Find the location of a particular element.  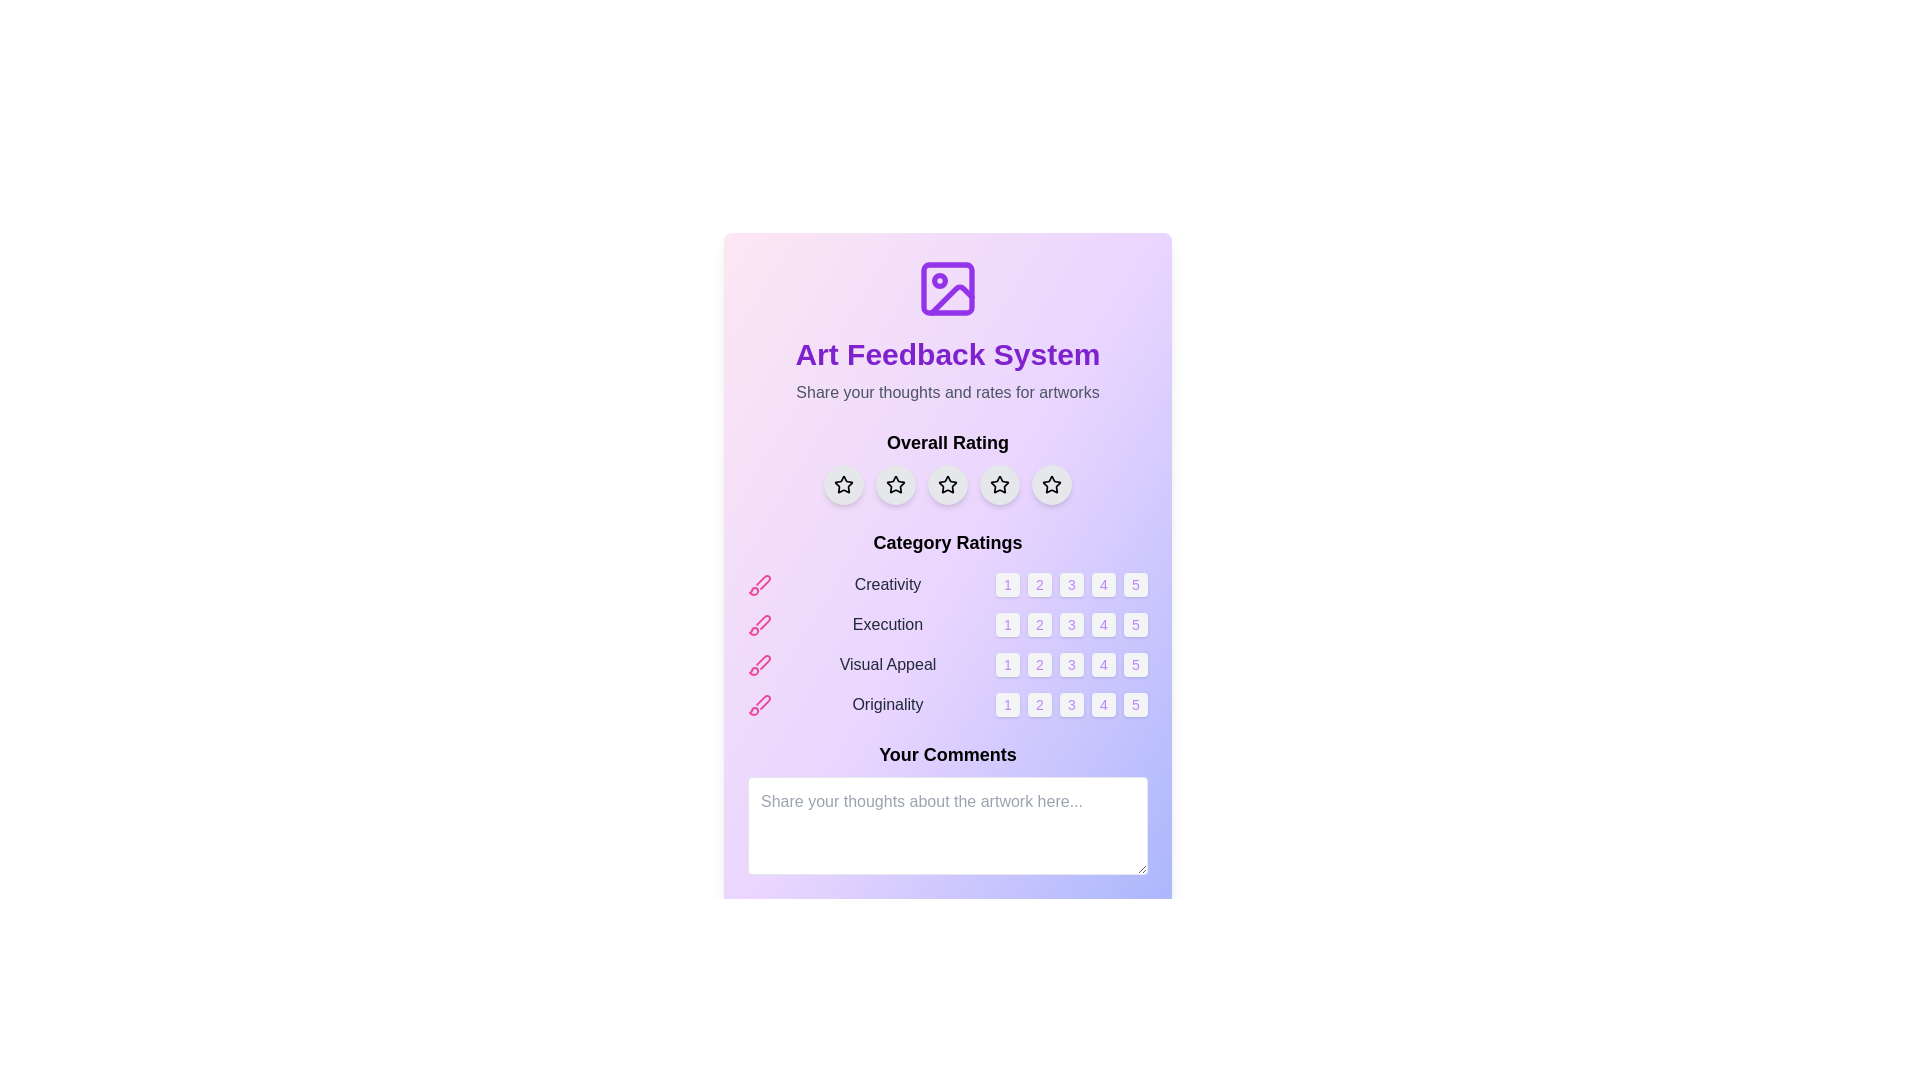

the brush icon representing the creativity category, located to the left of the 'Creativity' label in the 'Category Ratings' section is located at coordinates (758, 585).